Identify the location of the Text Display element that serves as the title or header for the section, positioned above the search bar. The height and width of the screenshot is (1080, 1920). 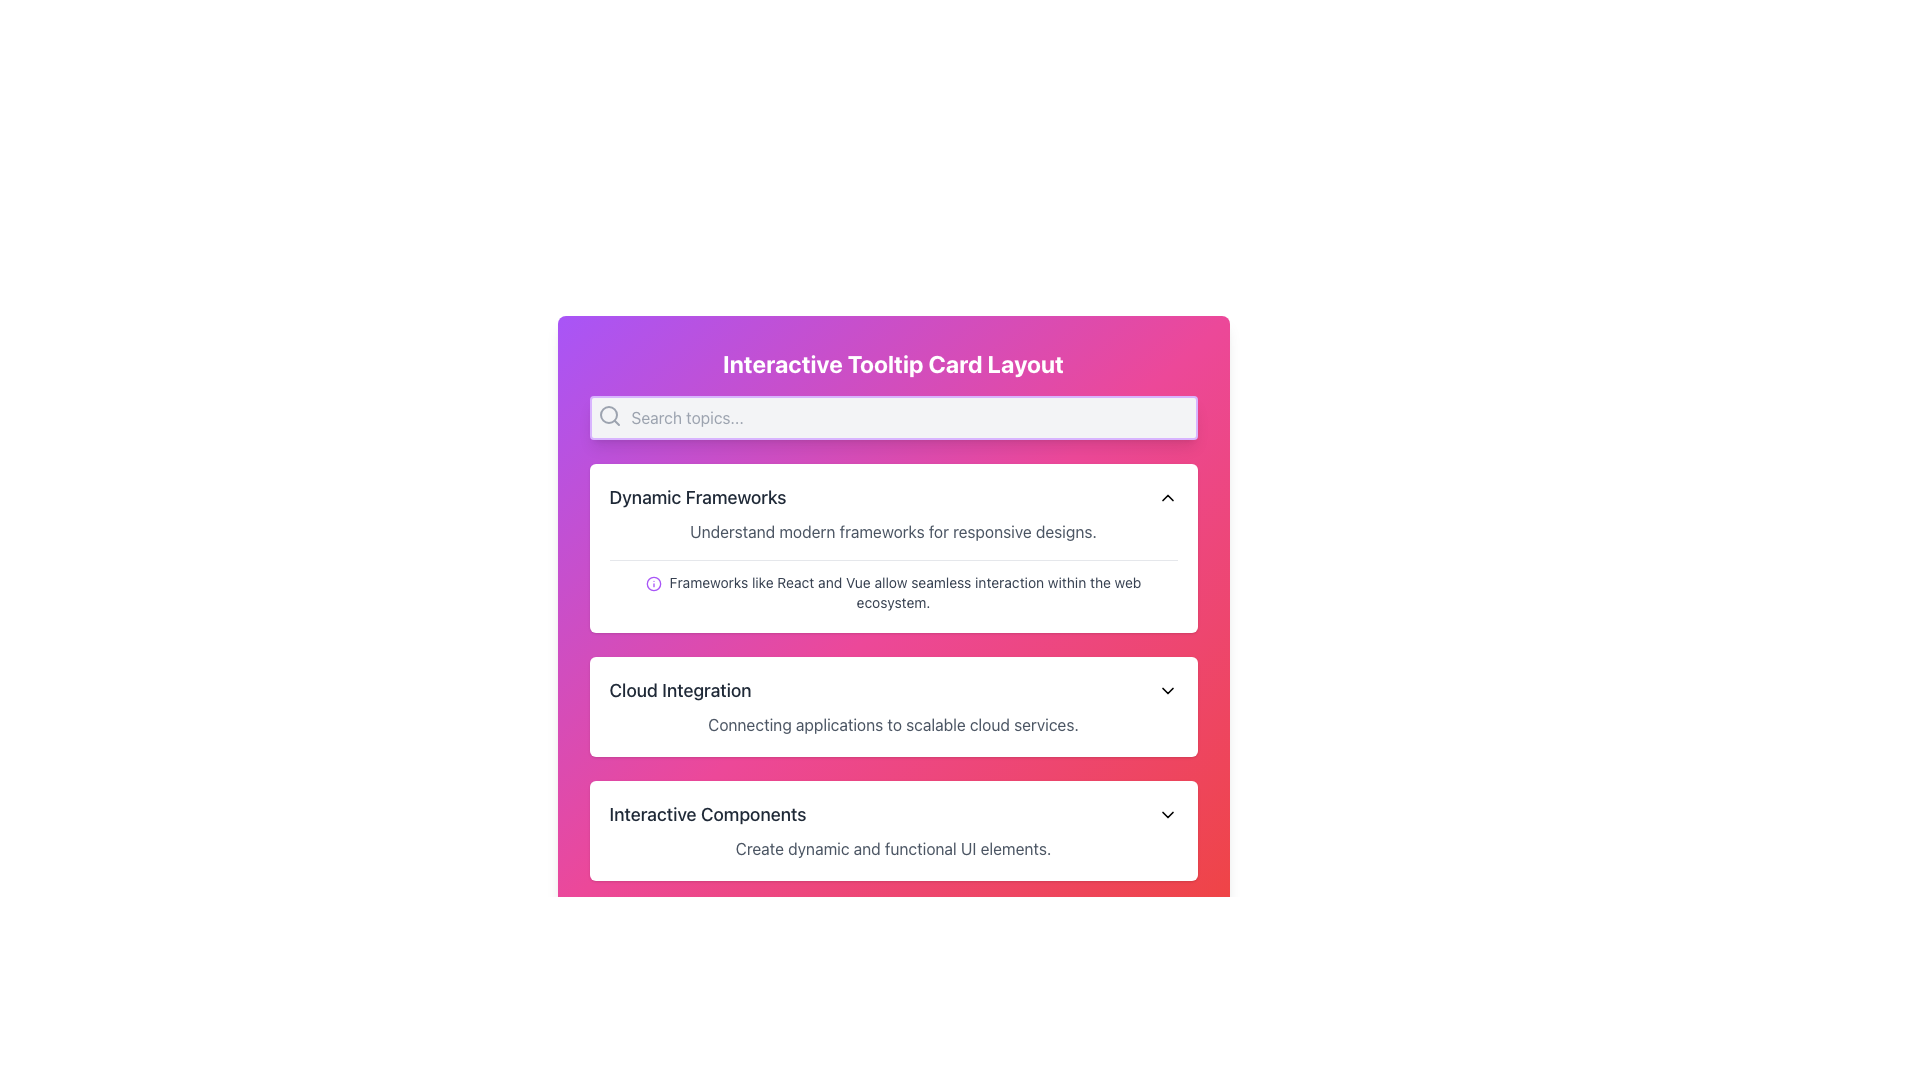
(892, 393).